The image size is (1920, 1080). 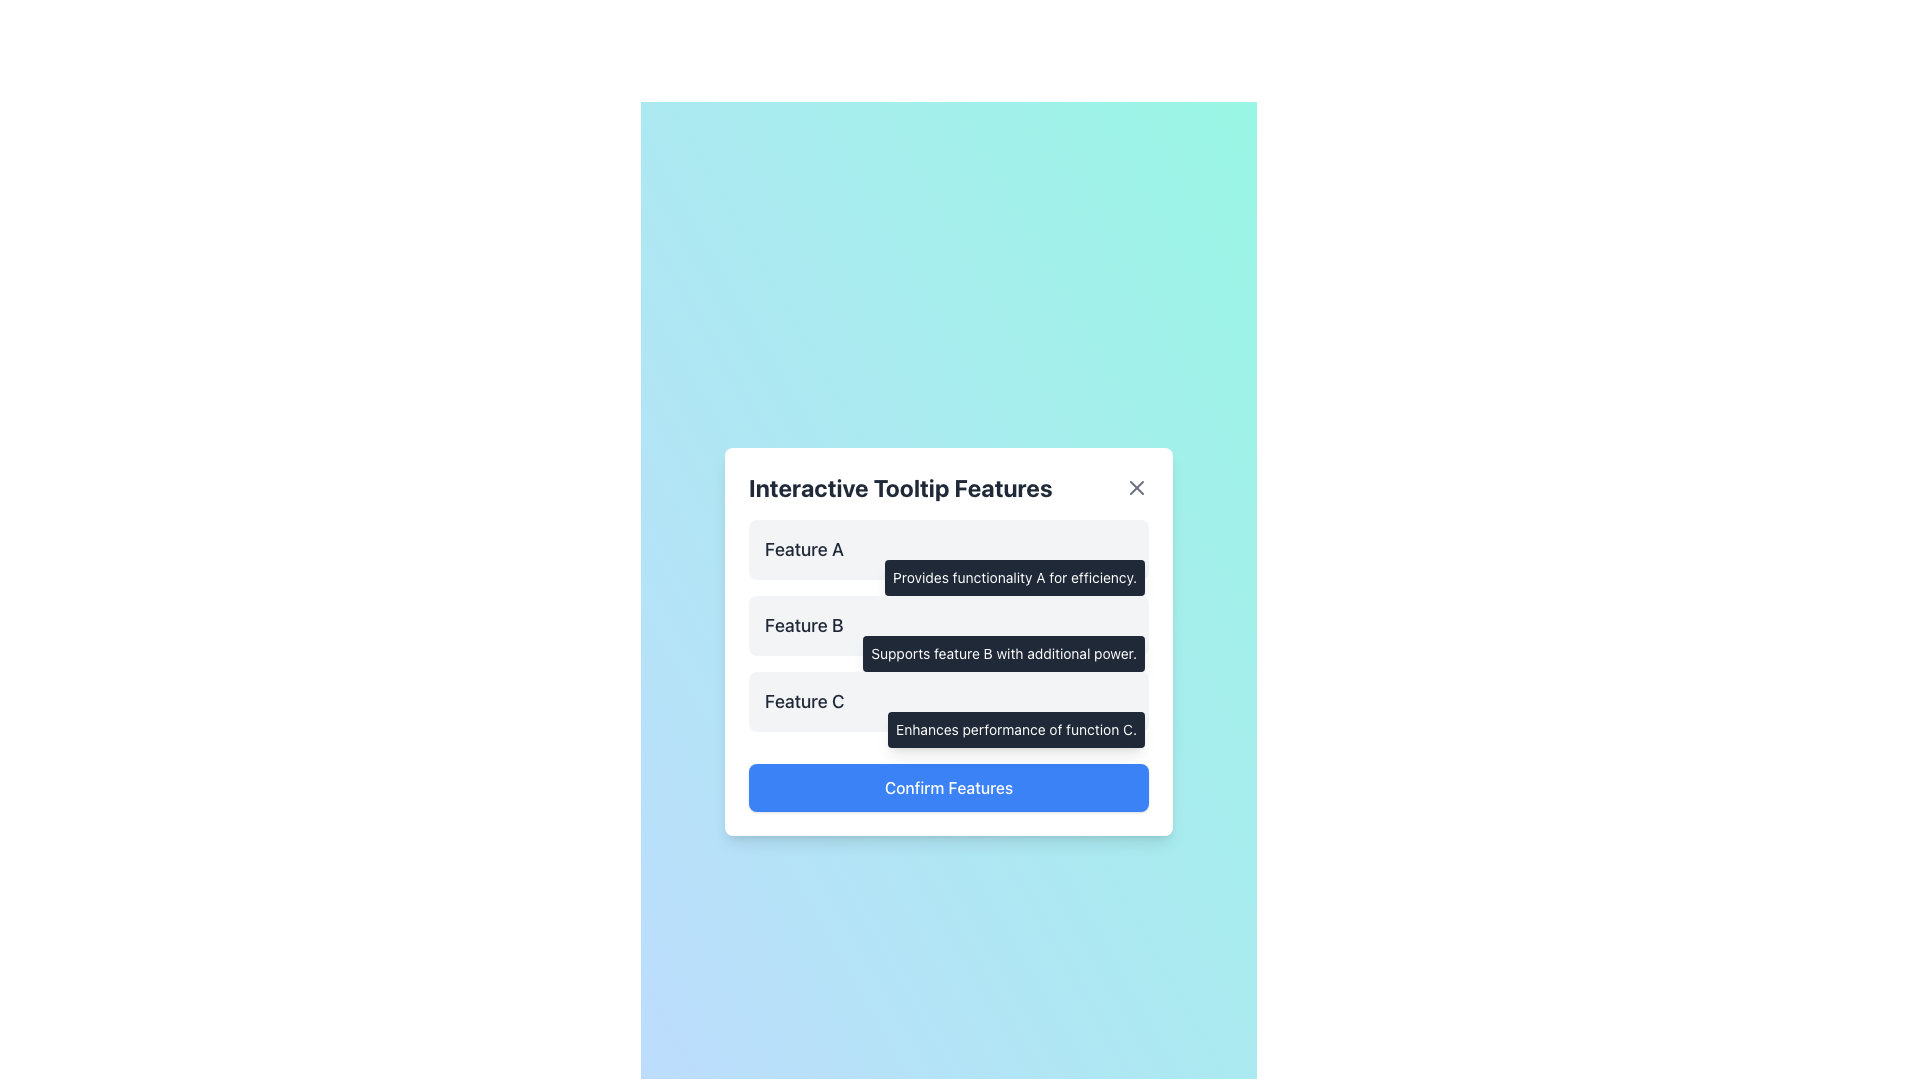 I want to click on the cross inside the close button graphic located at the top-right corner of the 'Interactive Tooltip Features' card, so click(x=1137, y=488).